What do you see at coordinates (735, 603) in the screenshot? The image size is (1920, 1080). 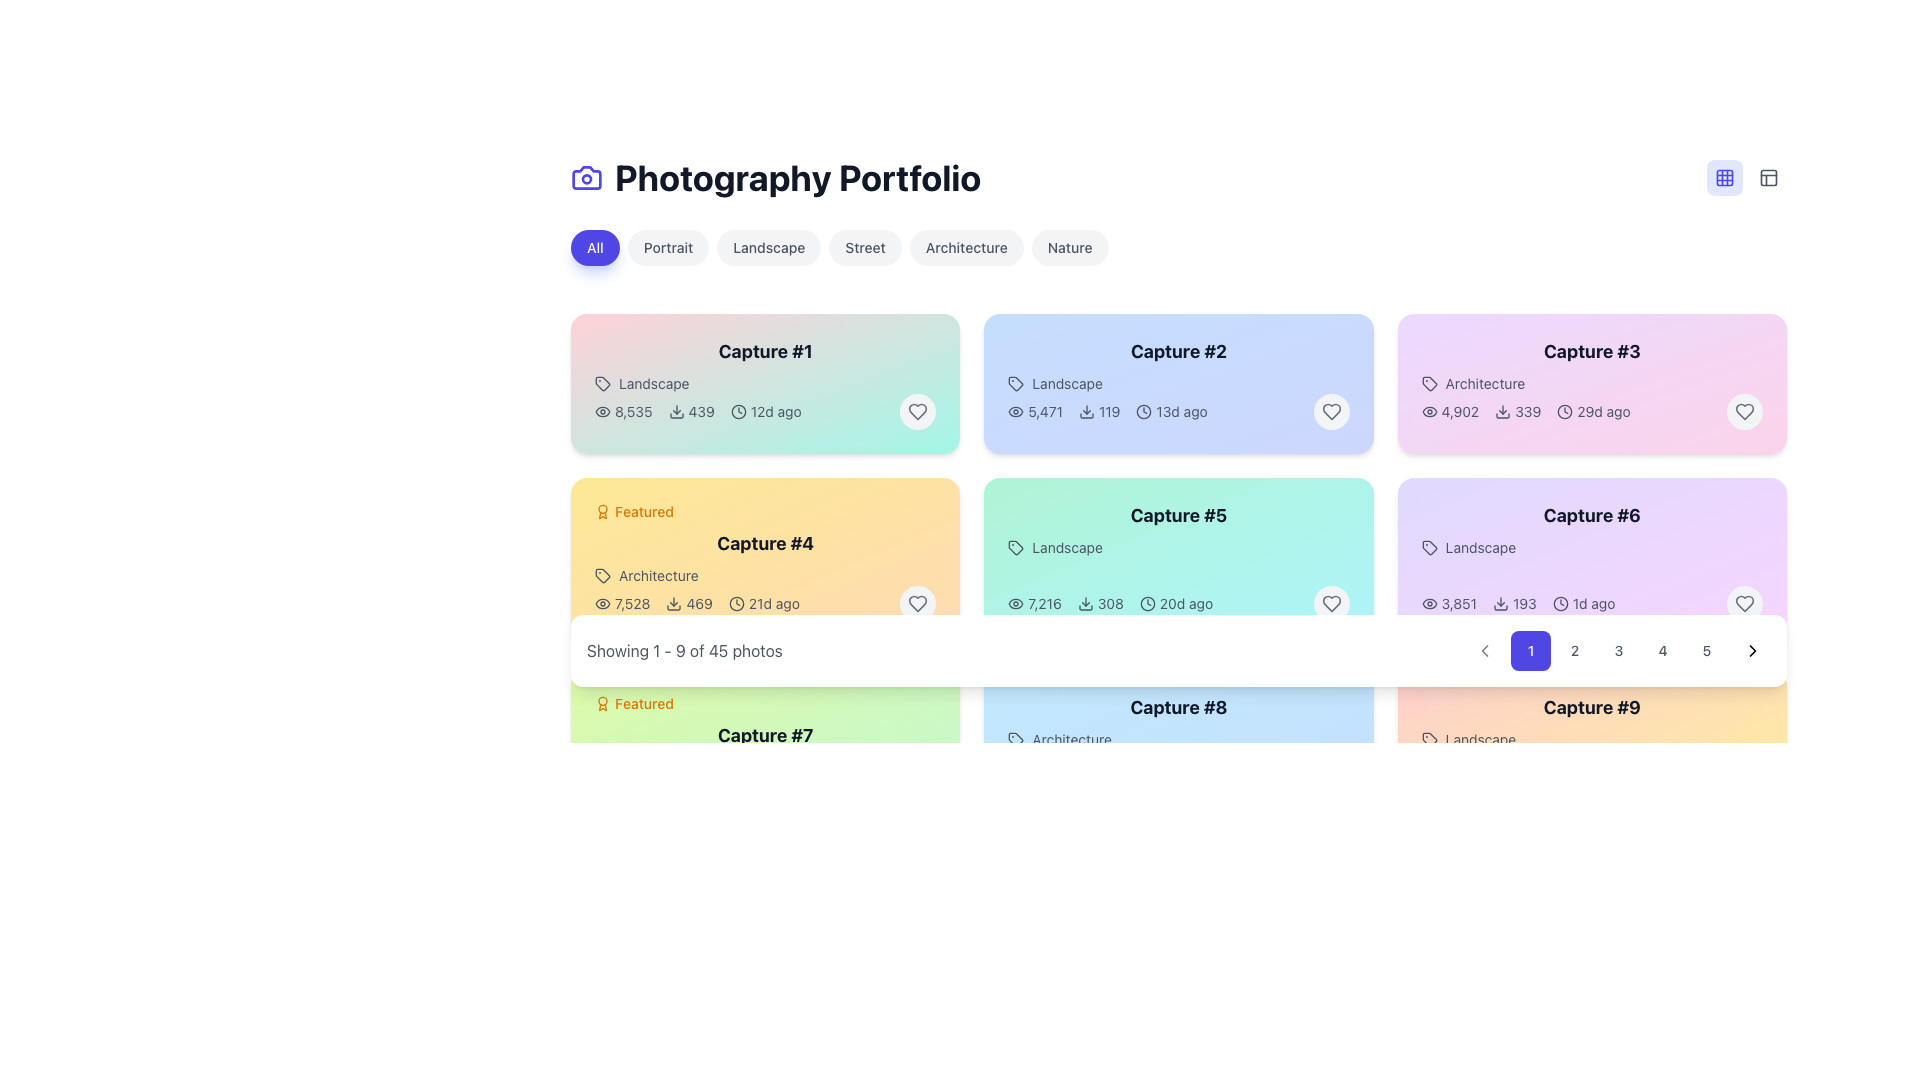 I see `the circular outline of the clock icon located at the bottom center of the orange card labeled 'Capture #4'` at bounding box center [735, 603].